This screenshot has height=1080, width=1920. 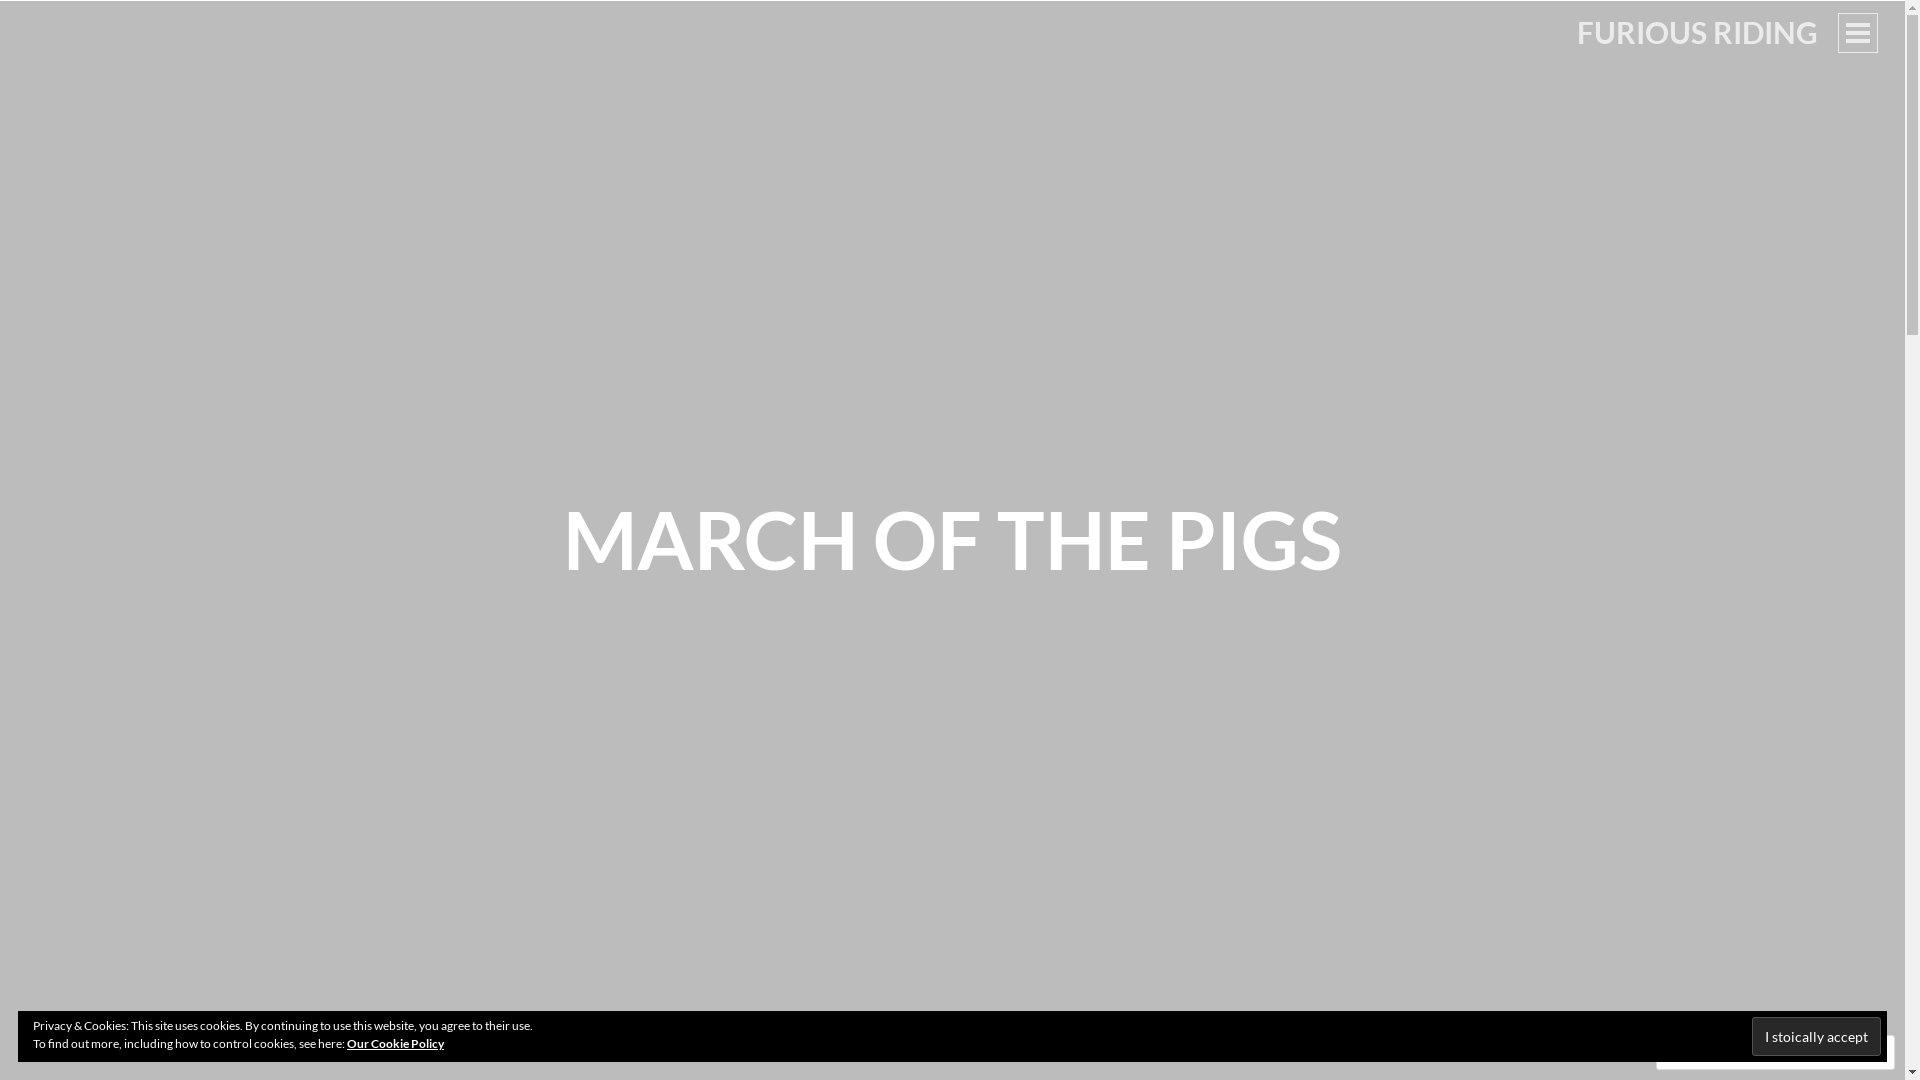 What do you see at coordinates (51, 24) in the screenshot?
I see `'Search'` at bounding box center [51, 24].